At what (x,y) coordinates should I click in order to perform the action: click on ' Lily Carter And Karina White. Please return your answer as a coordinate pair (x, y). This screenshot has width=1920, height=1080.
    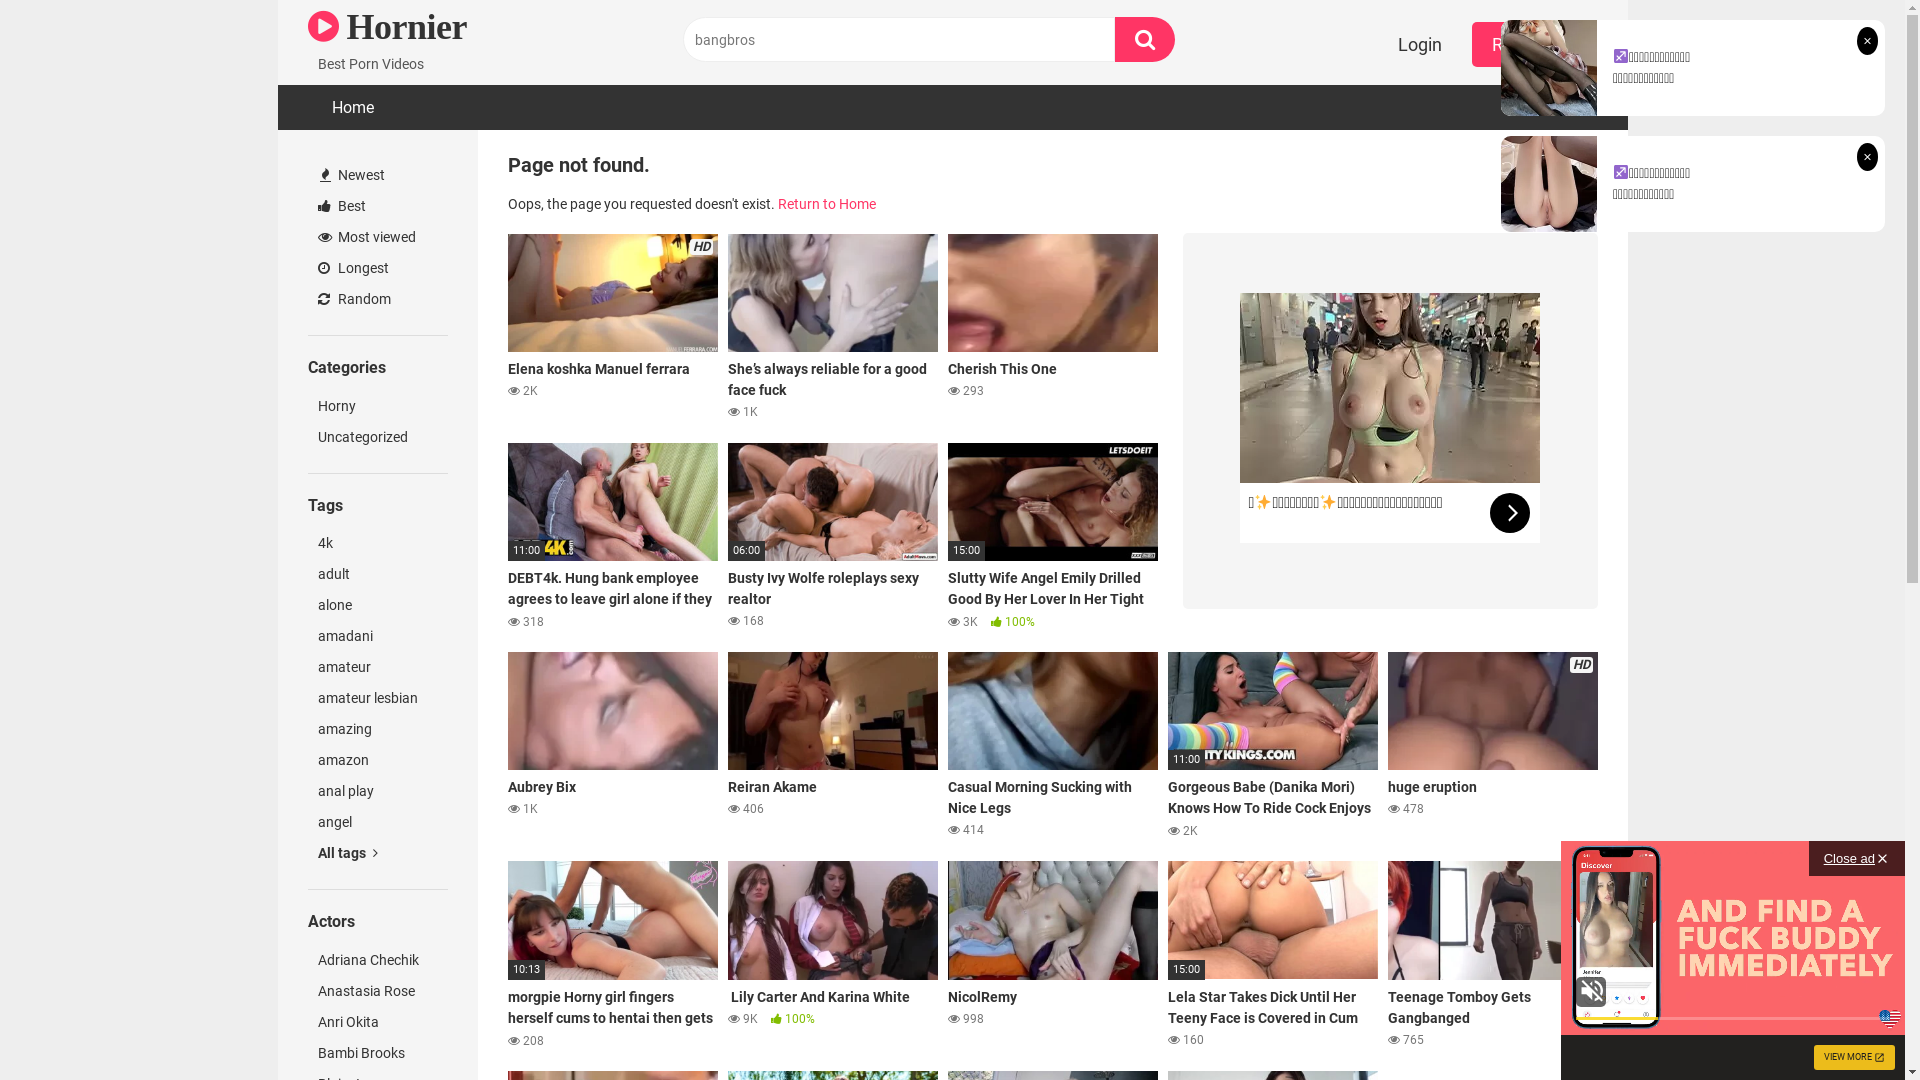
    Looking at the image, I should click on (727, 954).